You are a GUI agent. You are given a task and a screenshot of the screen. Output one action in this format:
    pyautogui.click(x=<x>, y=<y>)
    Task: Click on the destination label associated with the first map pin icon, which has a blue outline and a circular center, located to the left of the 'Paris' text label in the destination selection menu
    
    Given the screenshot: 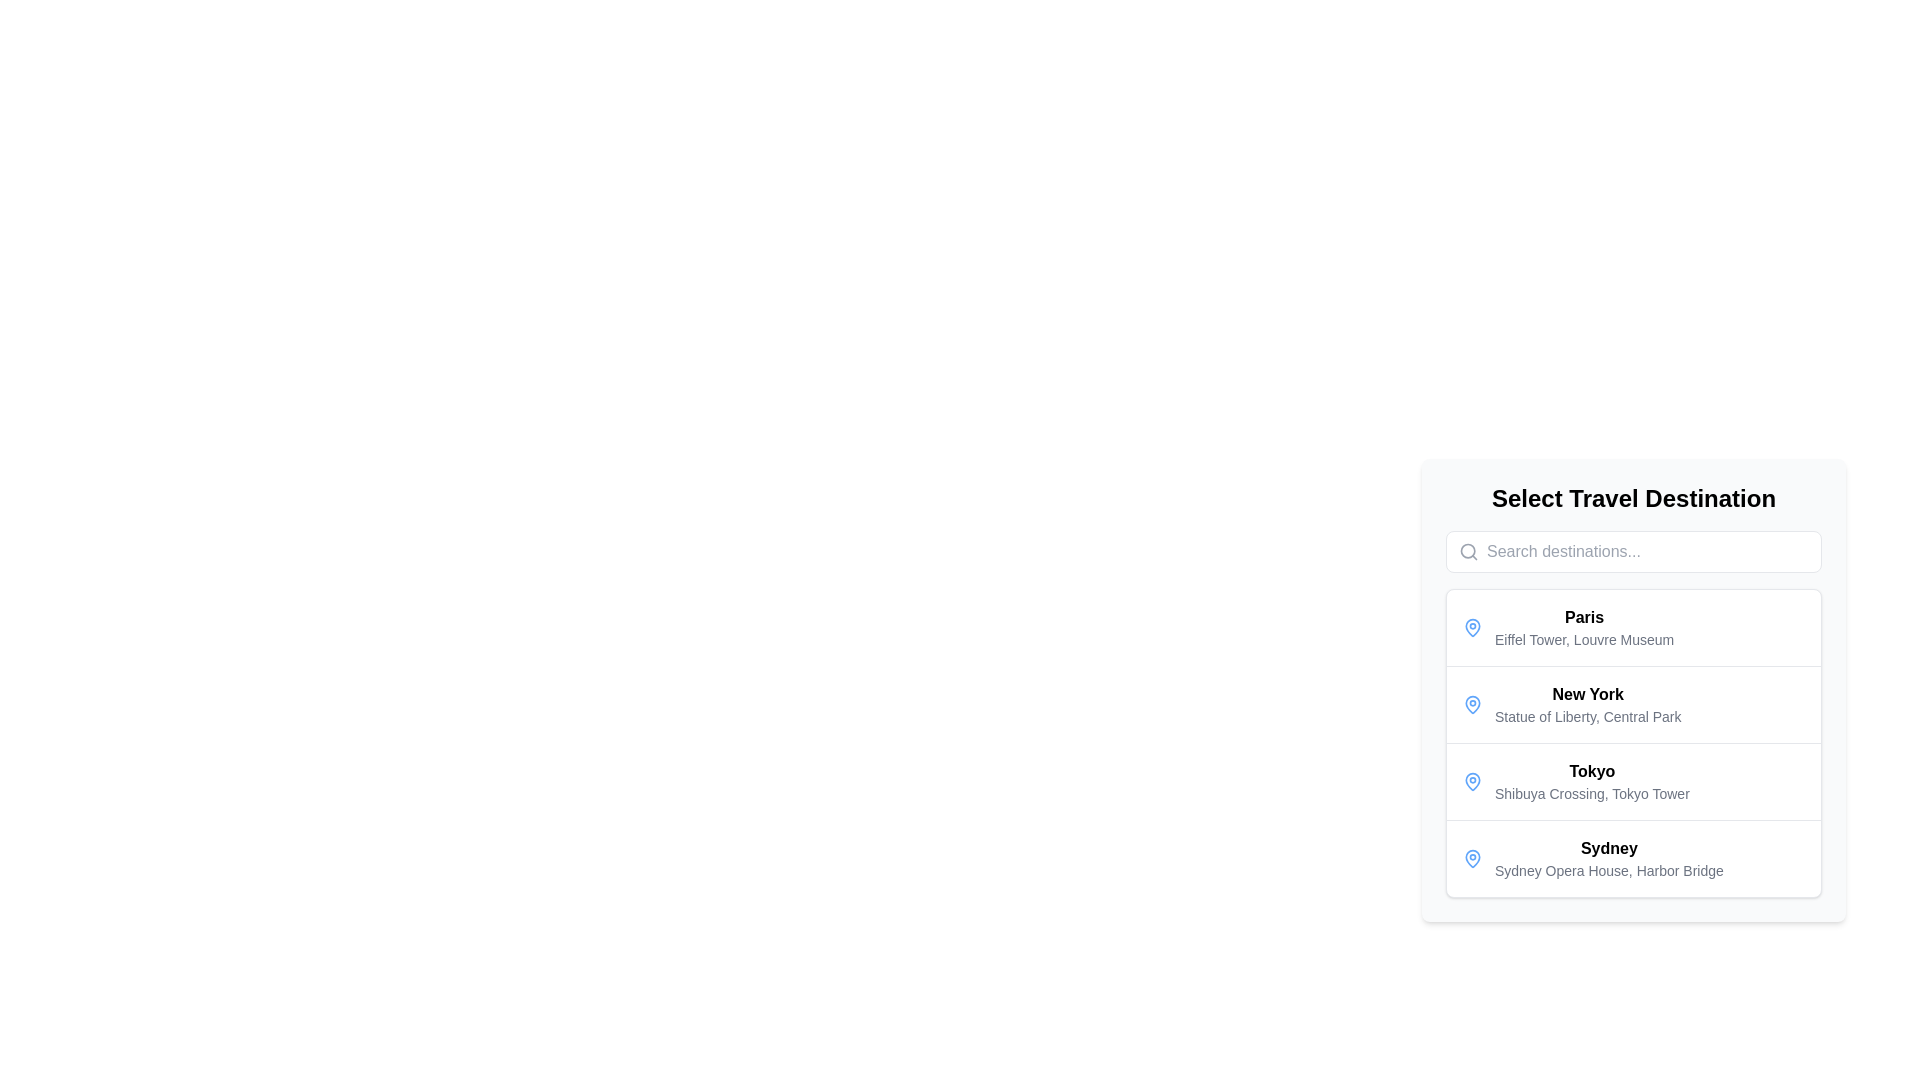 What is the action you would take?
    pyautogui.click(x=1473, y=703)
    